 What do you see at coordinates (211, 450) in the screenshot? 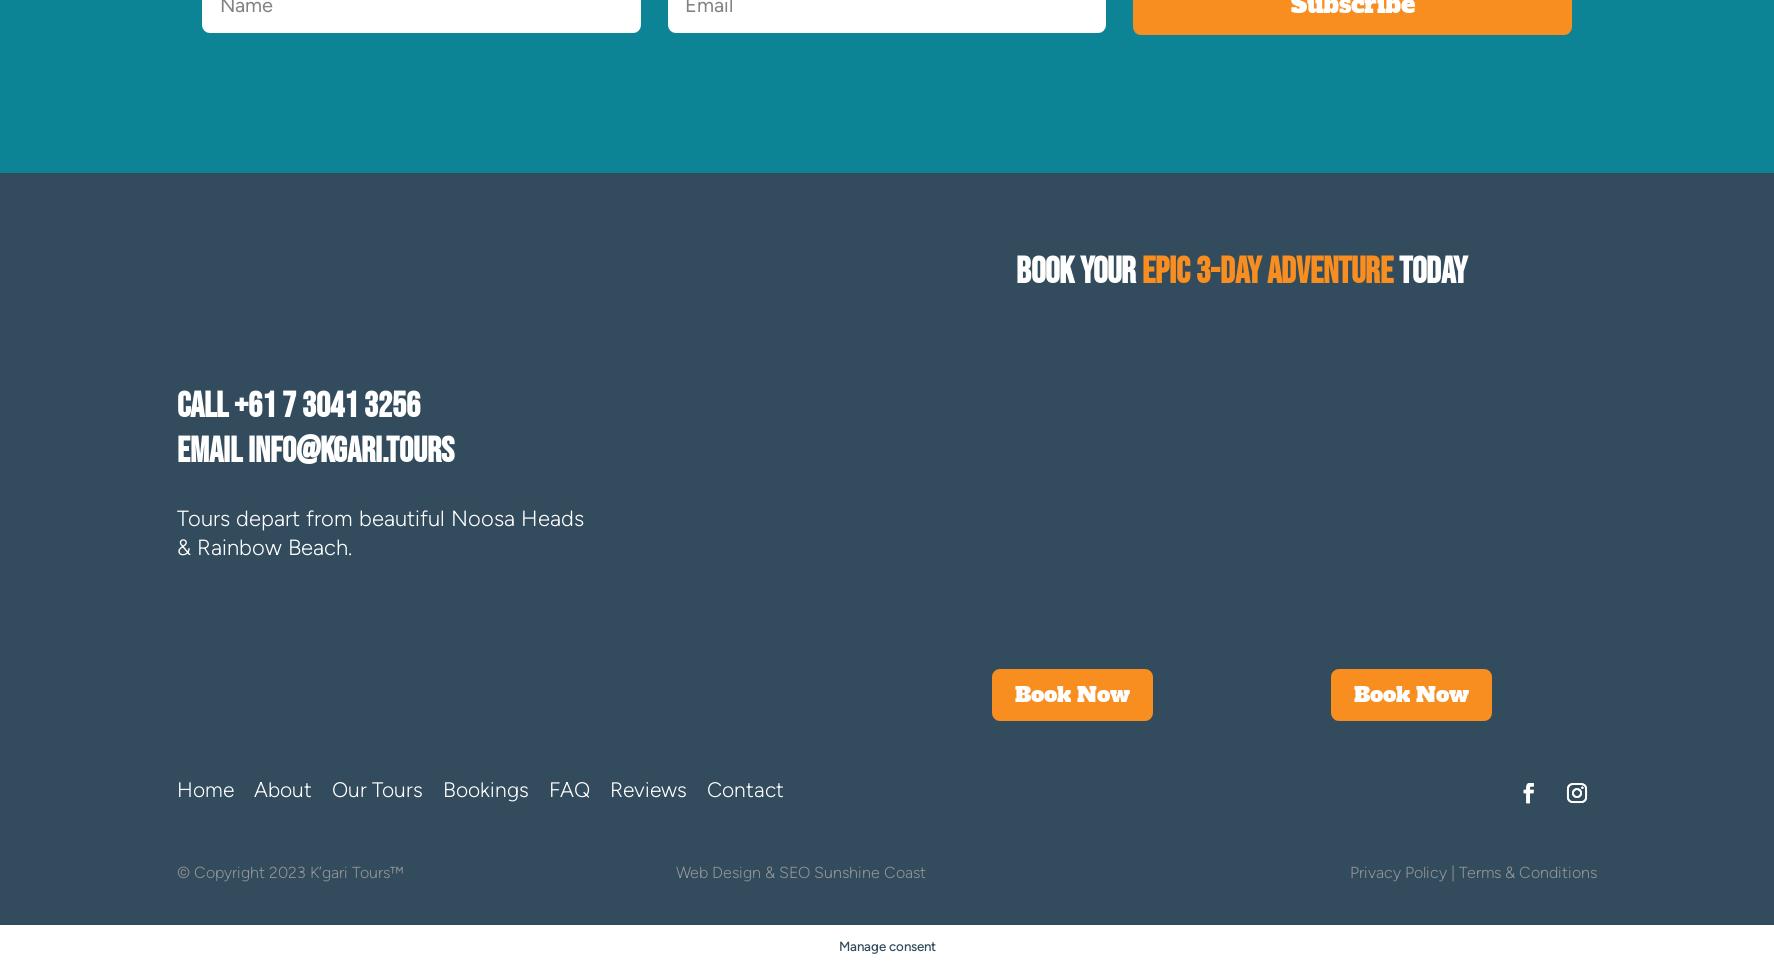
I see `'EMAIL'` at bounding box center [211, 450].